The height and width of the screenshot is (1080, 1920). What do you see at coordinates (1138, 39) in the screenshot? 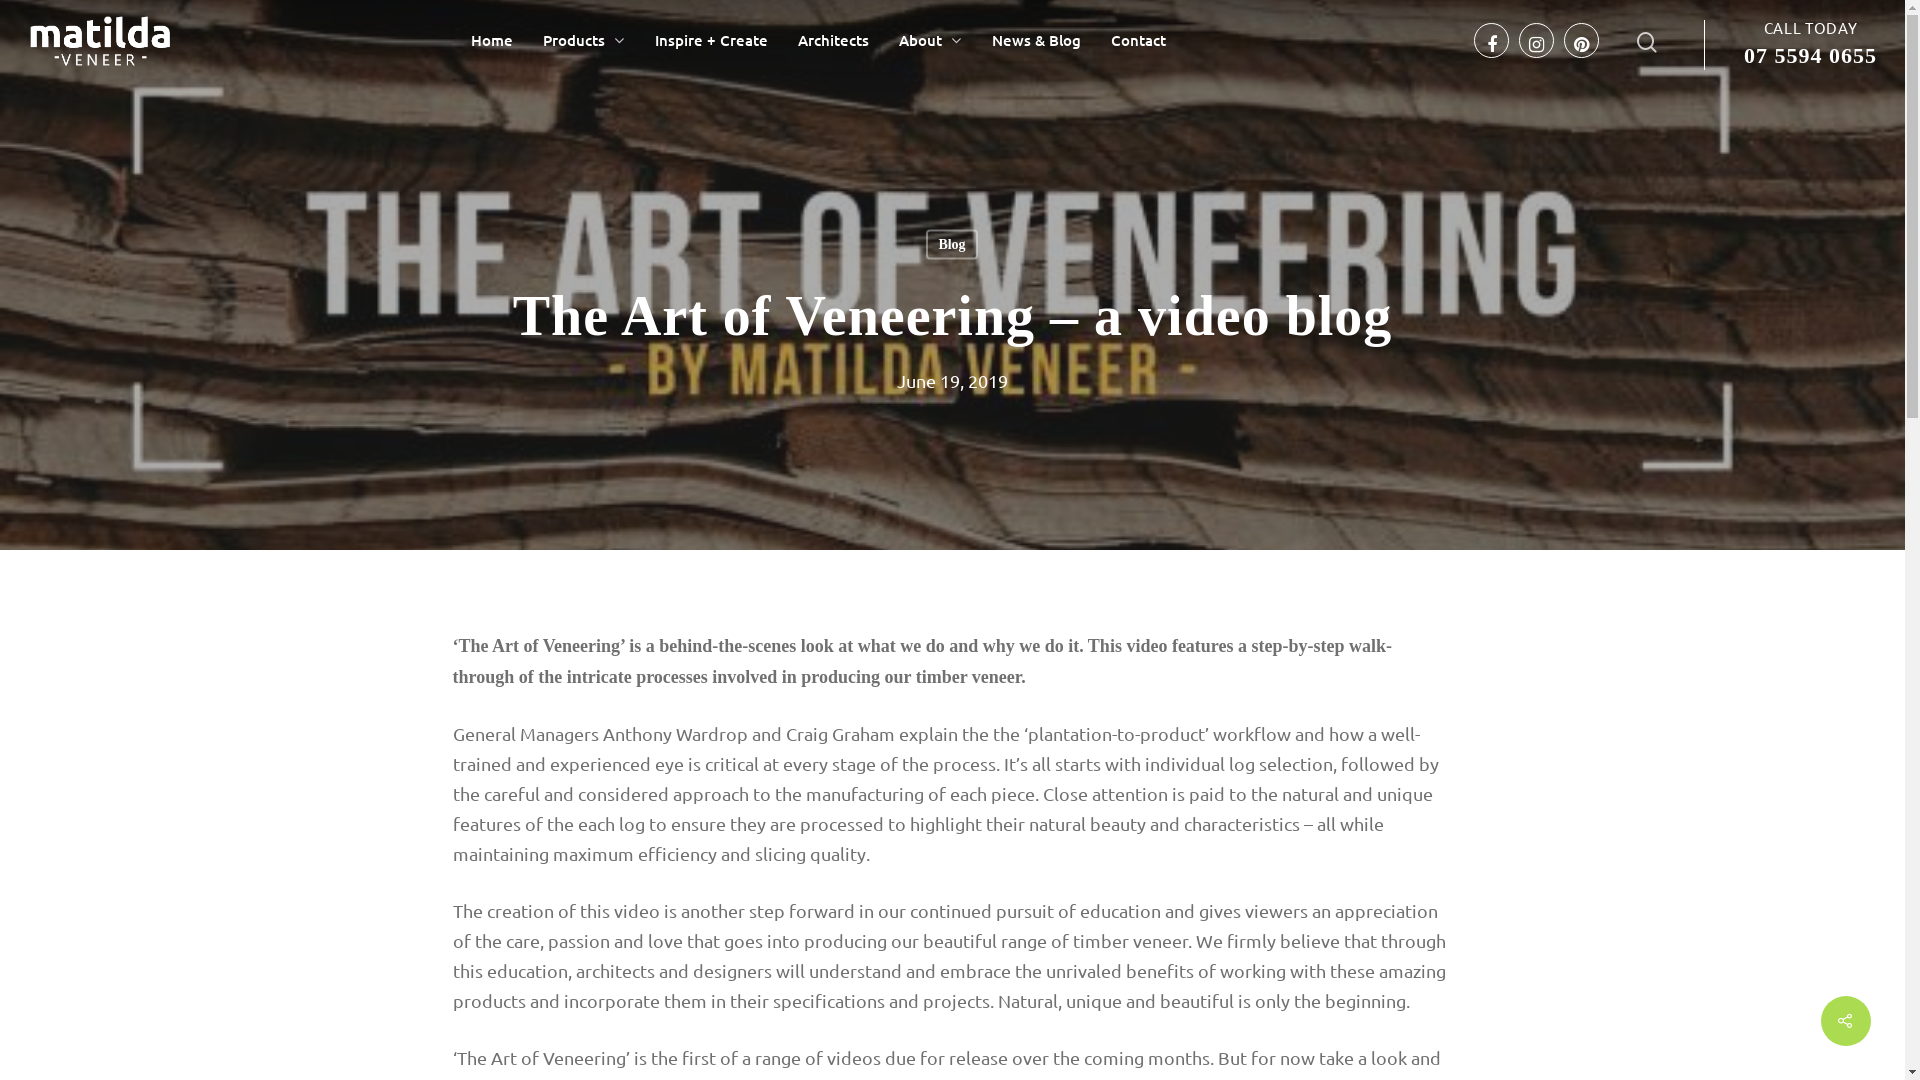
I see `'Contact'` at bounding box center [1138, 39].